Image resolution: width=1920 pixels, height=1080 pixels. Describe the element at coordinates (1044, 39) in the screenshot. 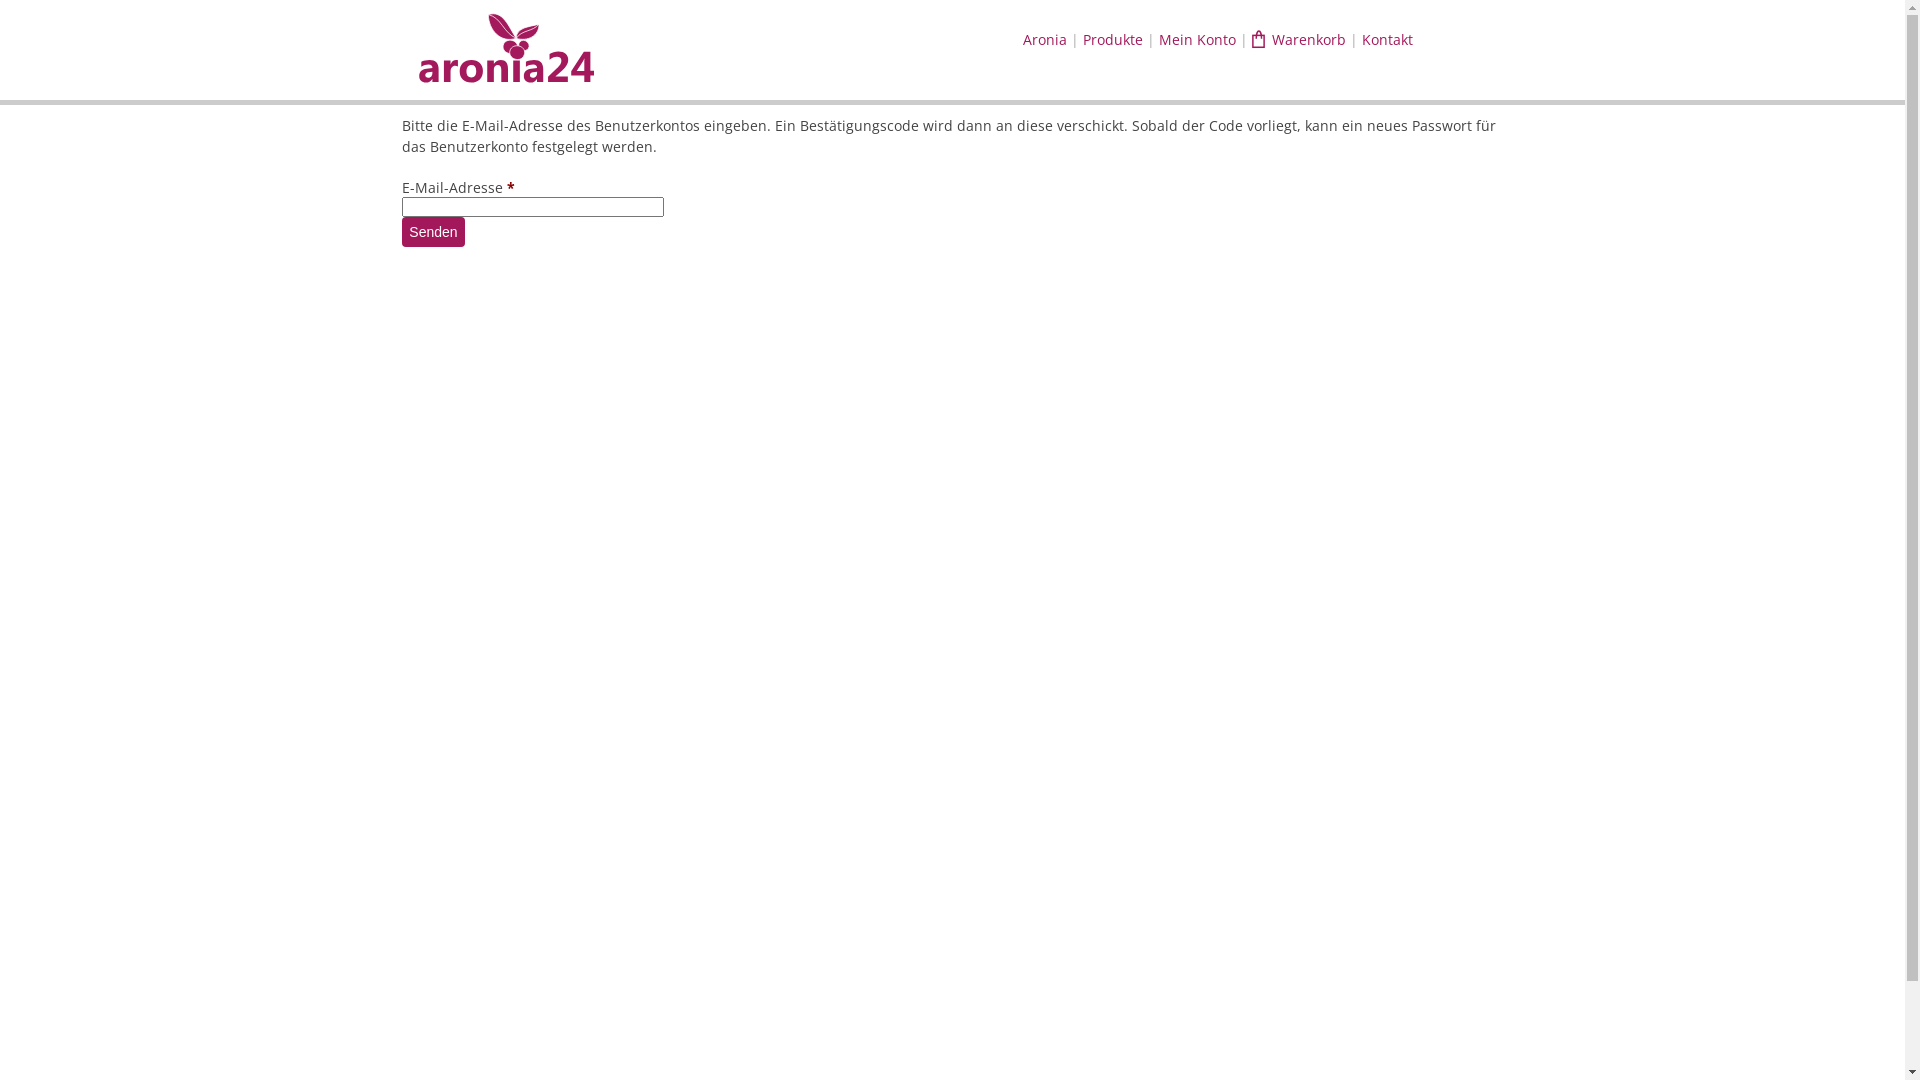

I see `'Aronia'` at that location.